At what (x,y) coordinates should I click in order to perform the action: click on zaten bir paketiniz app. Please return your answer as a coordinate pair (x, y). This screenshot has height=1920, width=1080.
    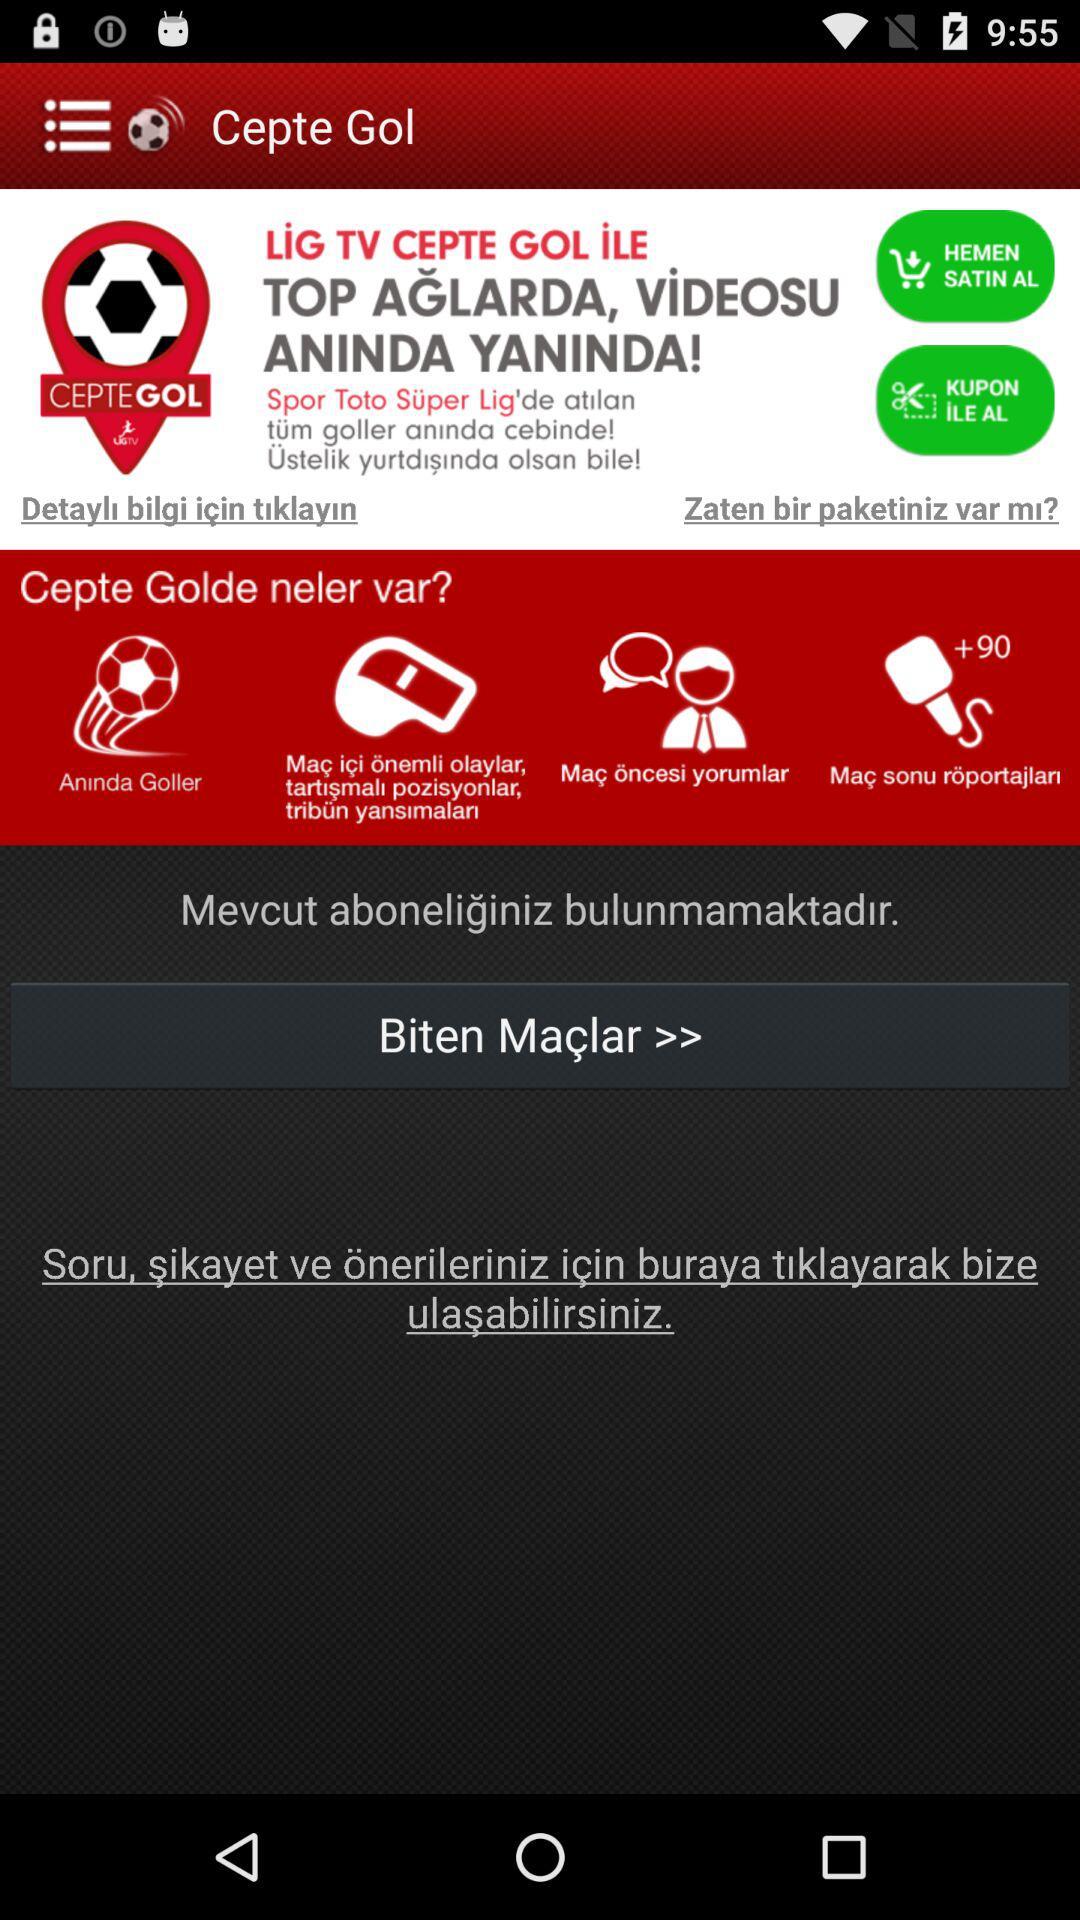
    Looking at the image, I should click on (717, 517).